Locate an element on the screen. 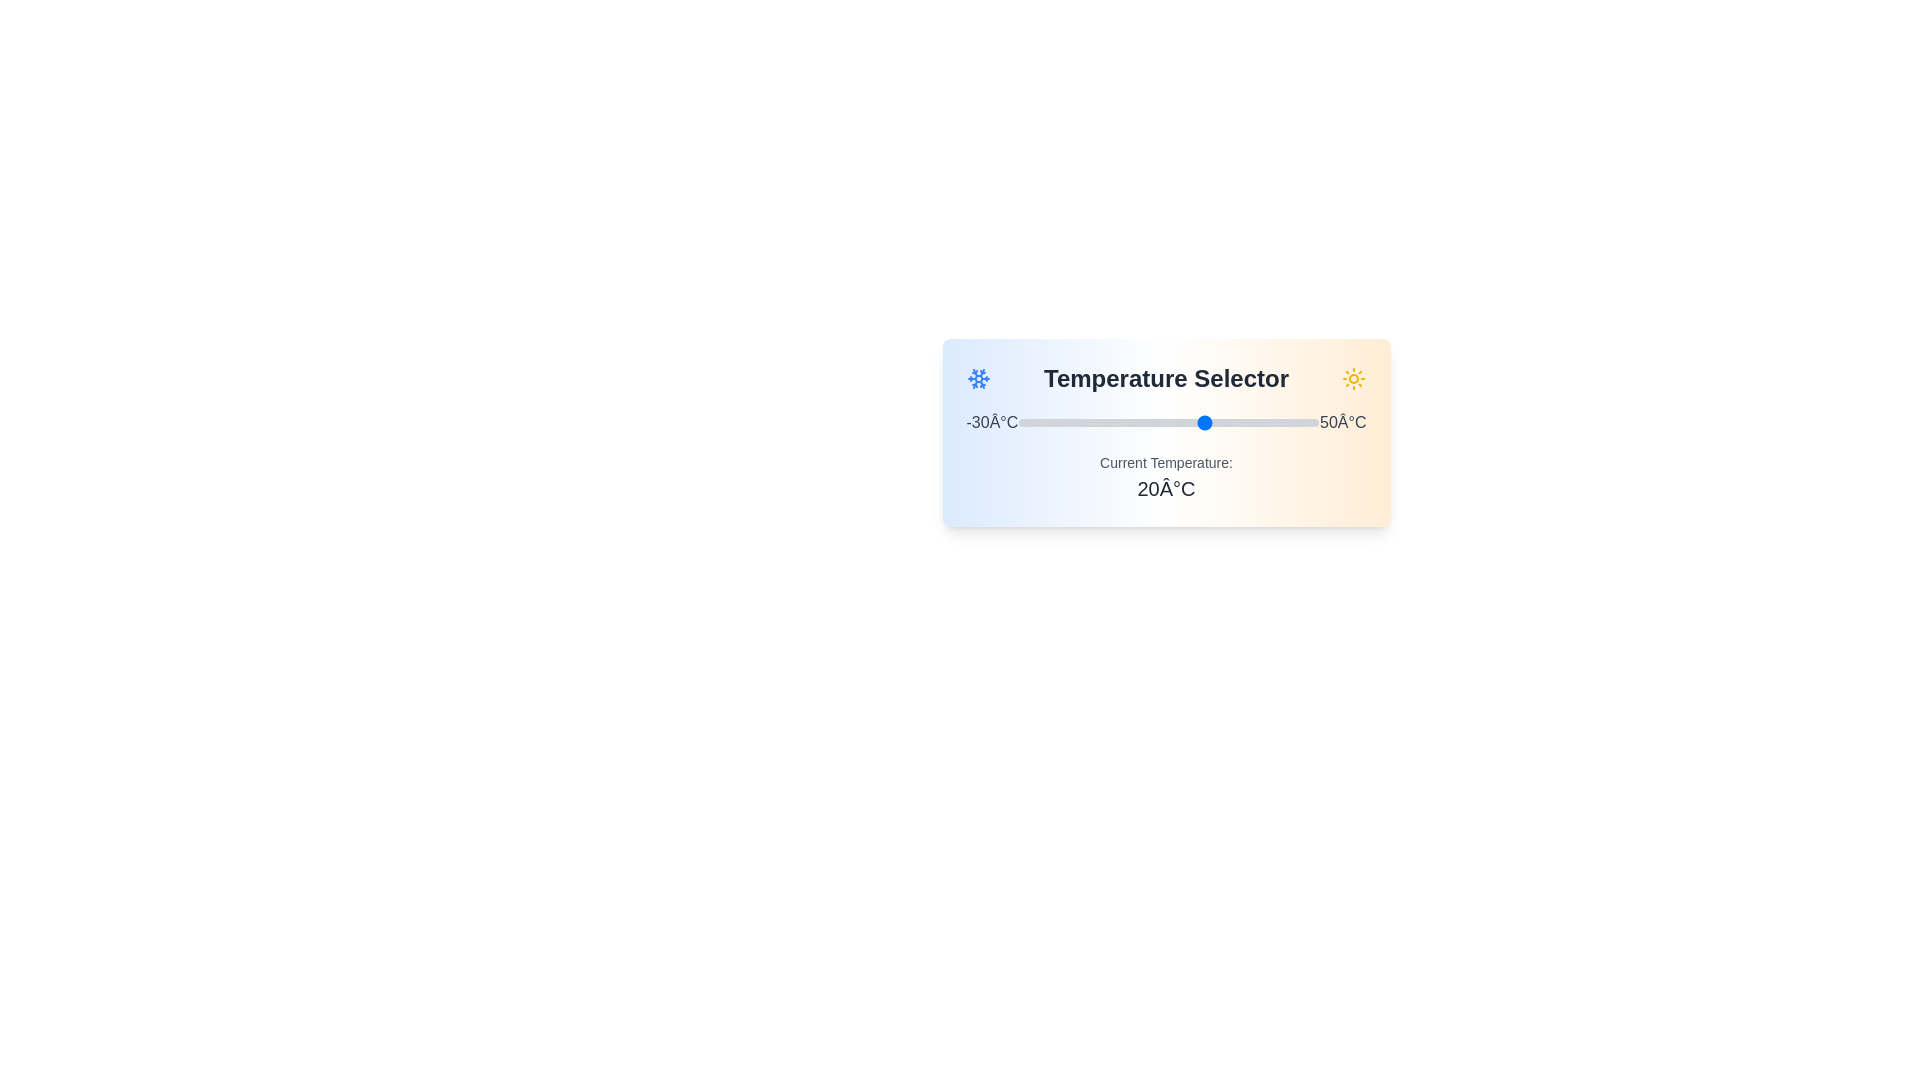 This screenshot has height=1080, width=1920. the temperature is located at coordinates (1153, 422).